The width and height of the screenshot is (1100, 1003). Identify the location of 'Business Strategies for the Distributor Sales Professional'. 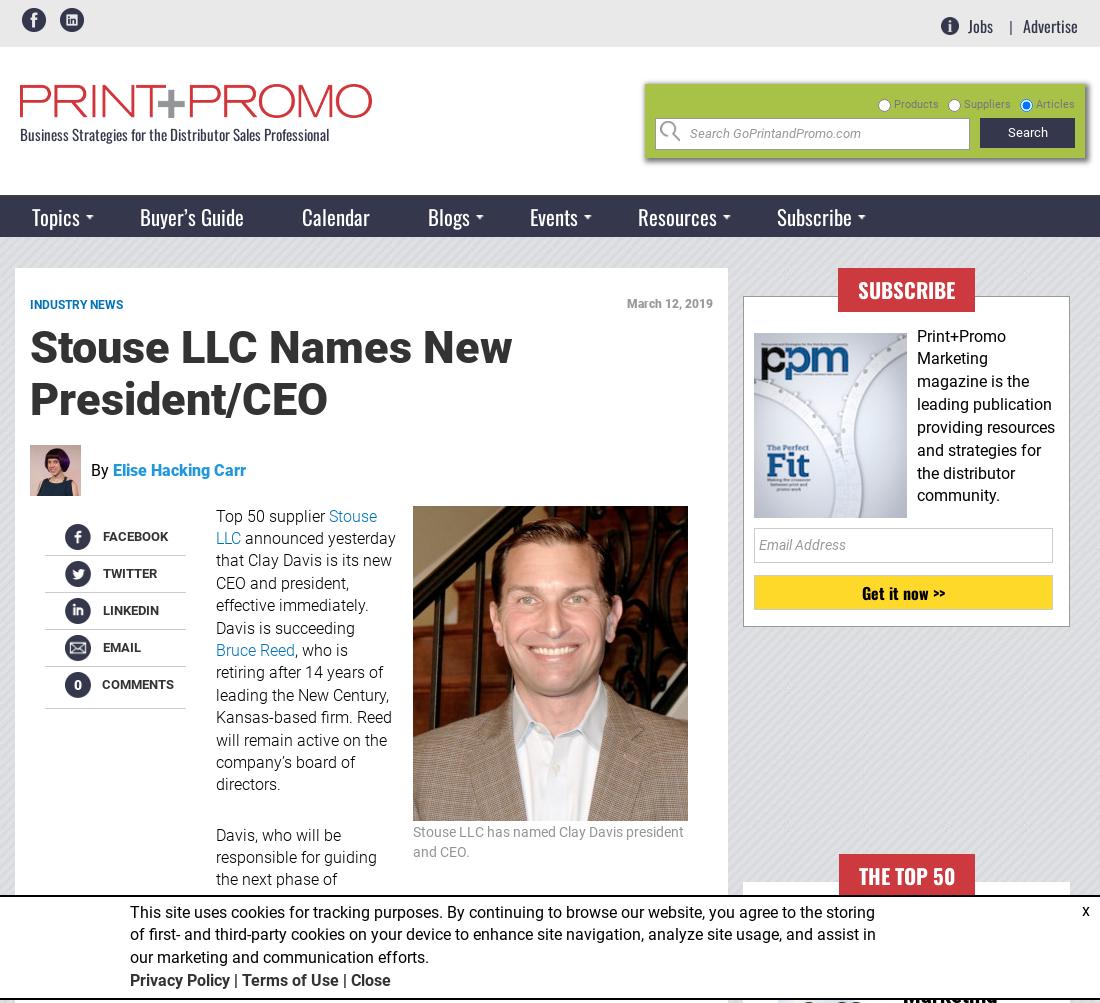
(173, 133).